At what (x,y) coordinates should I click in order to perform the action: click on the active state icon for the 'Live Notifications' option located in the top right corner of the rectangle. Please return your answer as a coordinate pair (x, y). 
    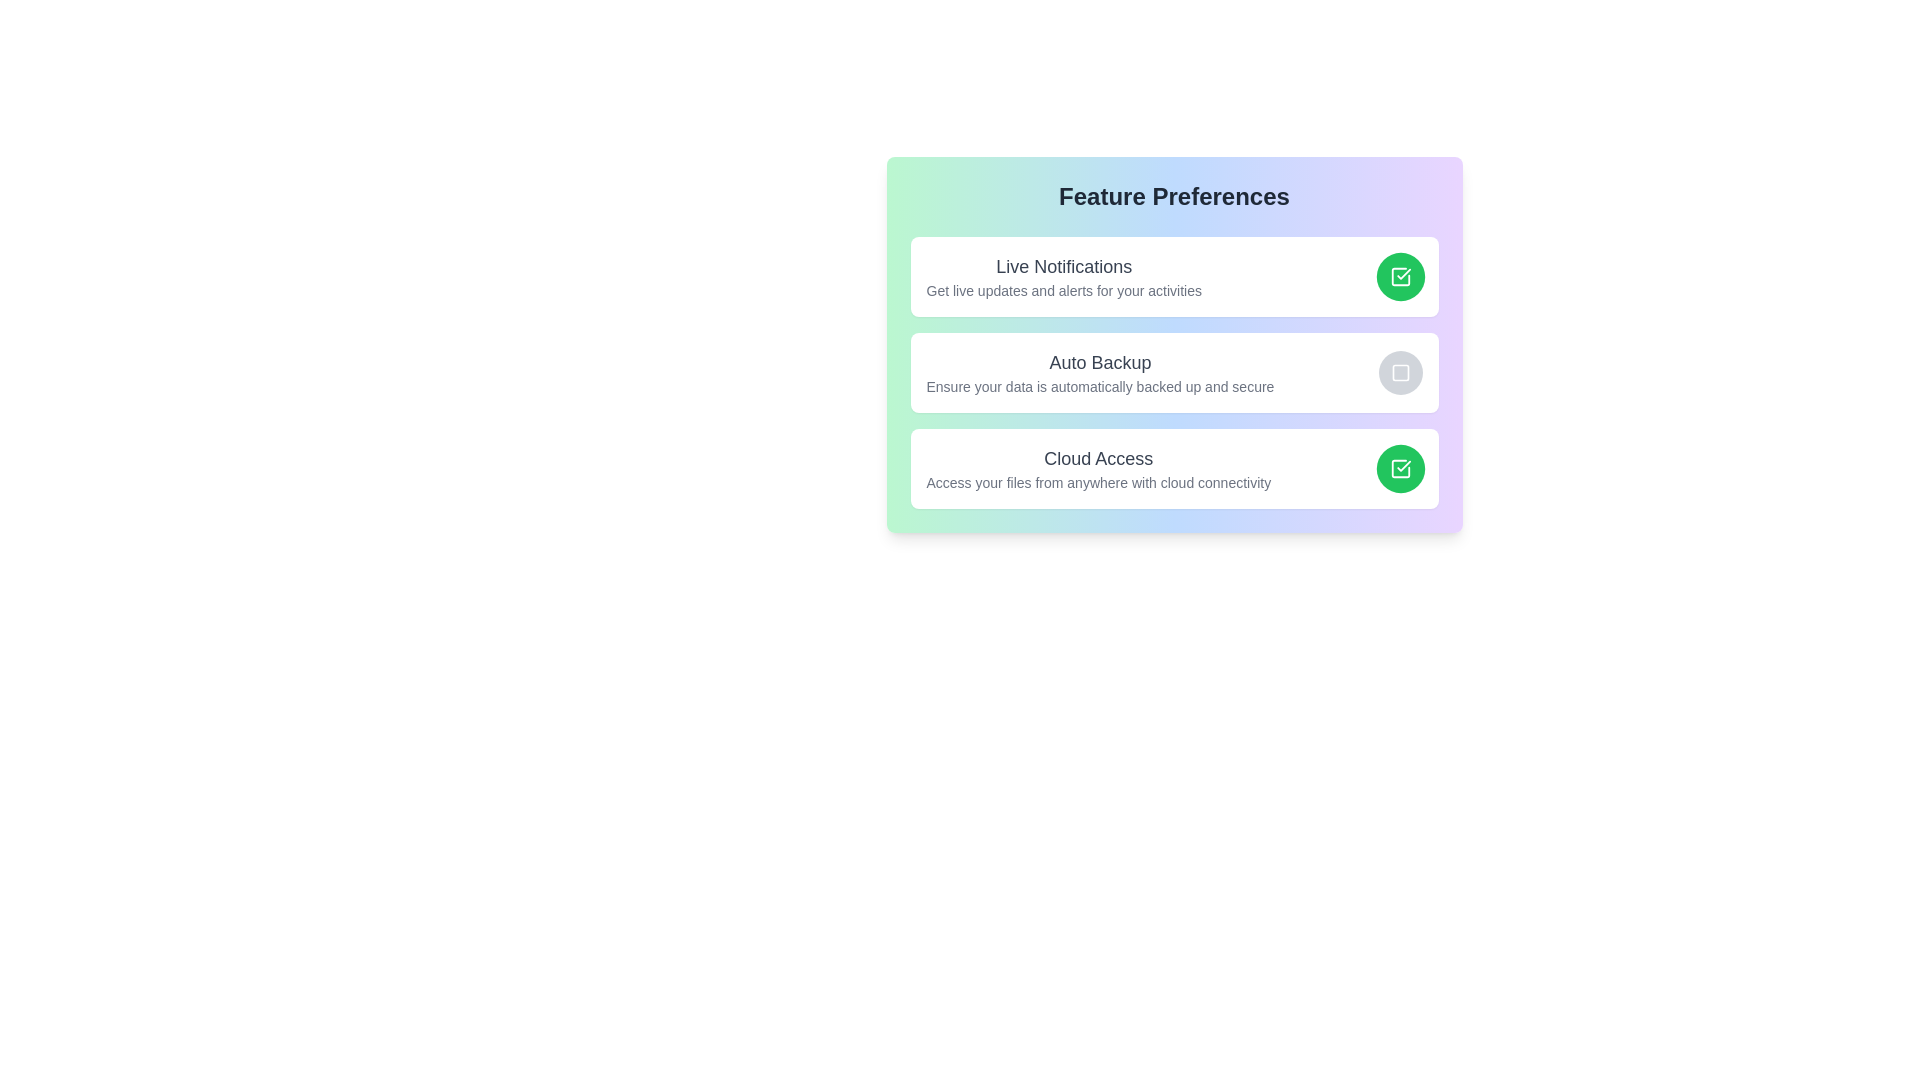
    Looking at the image, I should click on (1402, 466).